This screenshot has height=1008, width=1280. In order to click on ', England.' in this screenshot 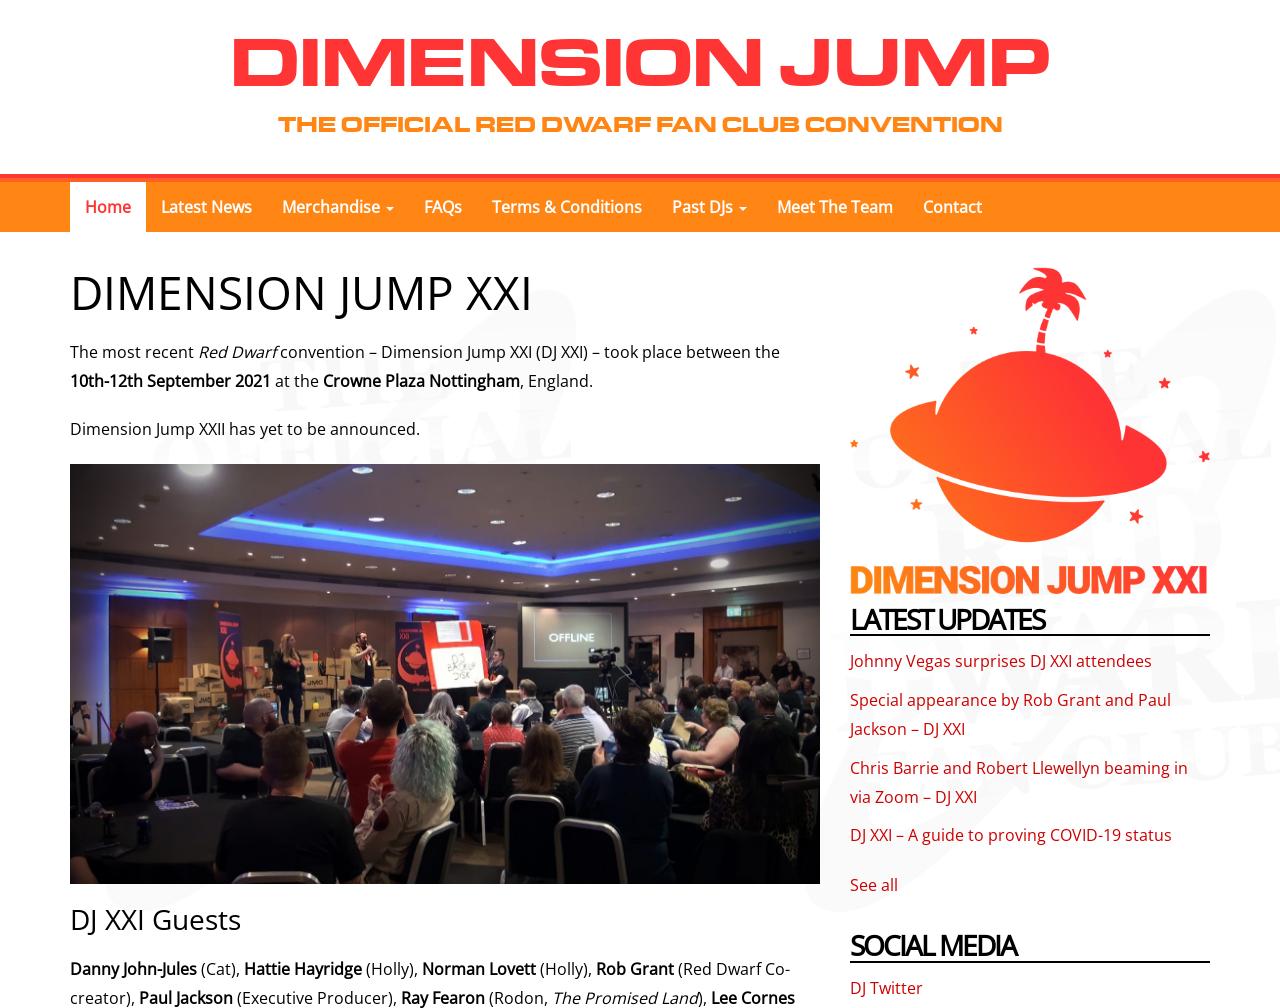, I will do `click(556, 380)`.